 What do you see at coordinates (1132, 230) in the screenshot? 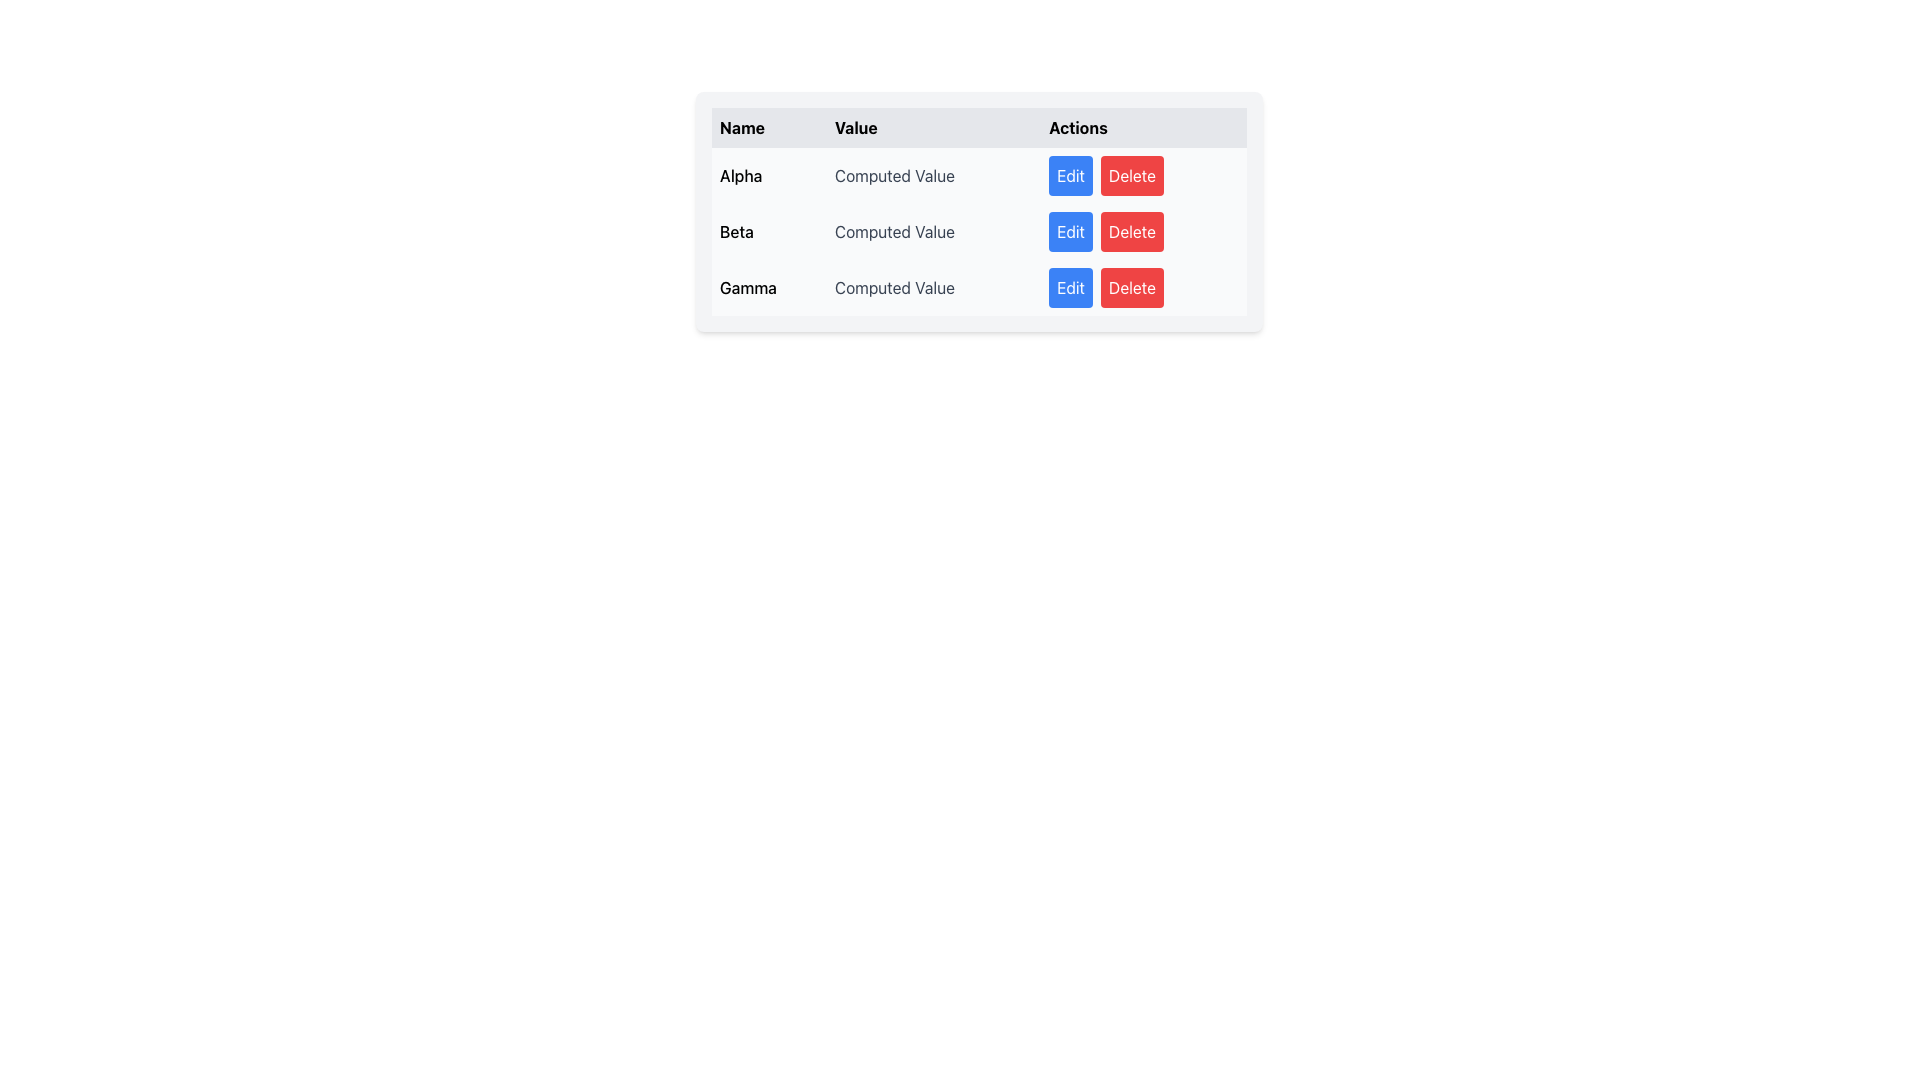
I see `keyboard navigation` at bounding box center [1132, 230].